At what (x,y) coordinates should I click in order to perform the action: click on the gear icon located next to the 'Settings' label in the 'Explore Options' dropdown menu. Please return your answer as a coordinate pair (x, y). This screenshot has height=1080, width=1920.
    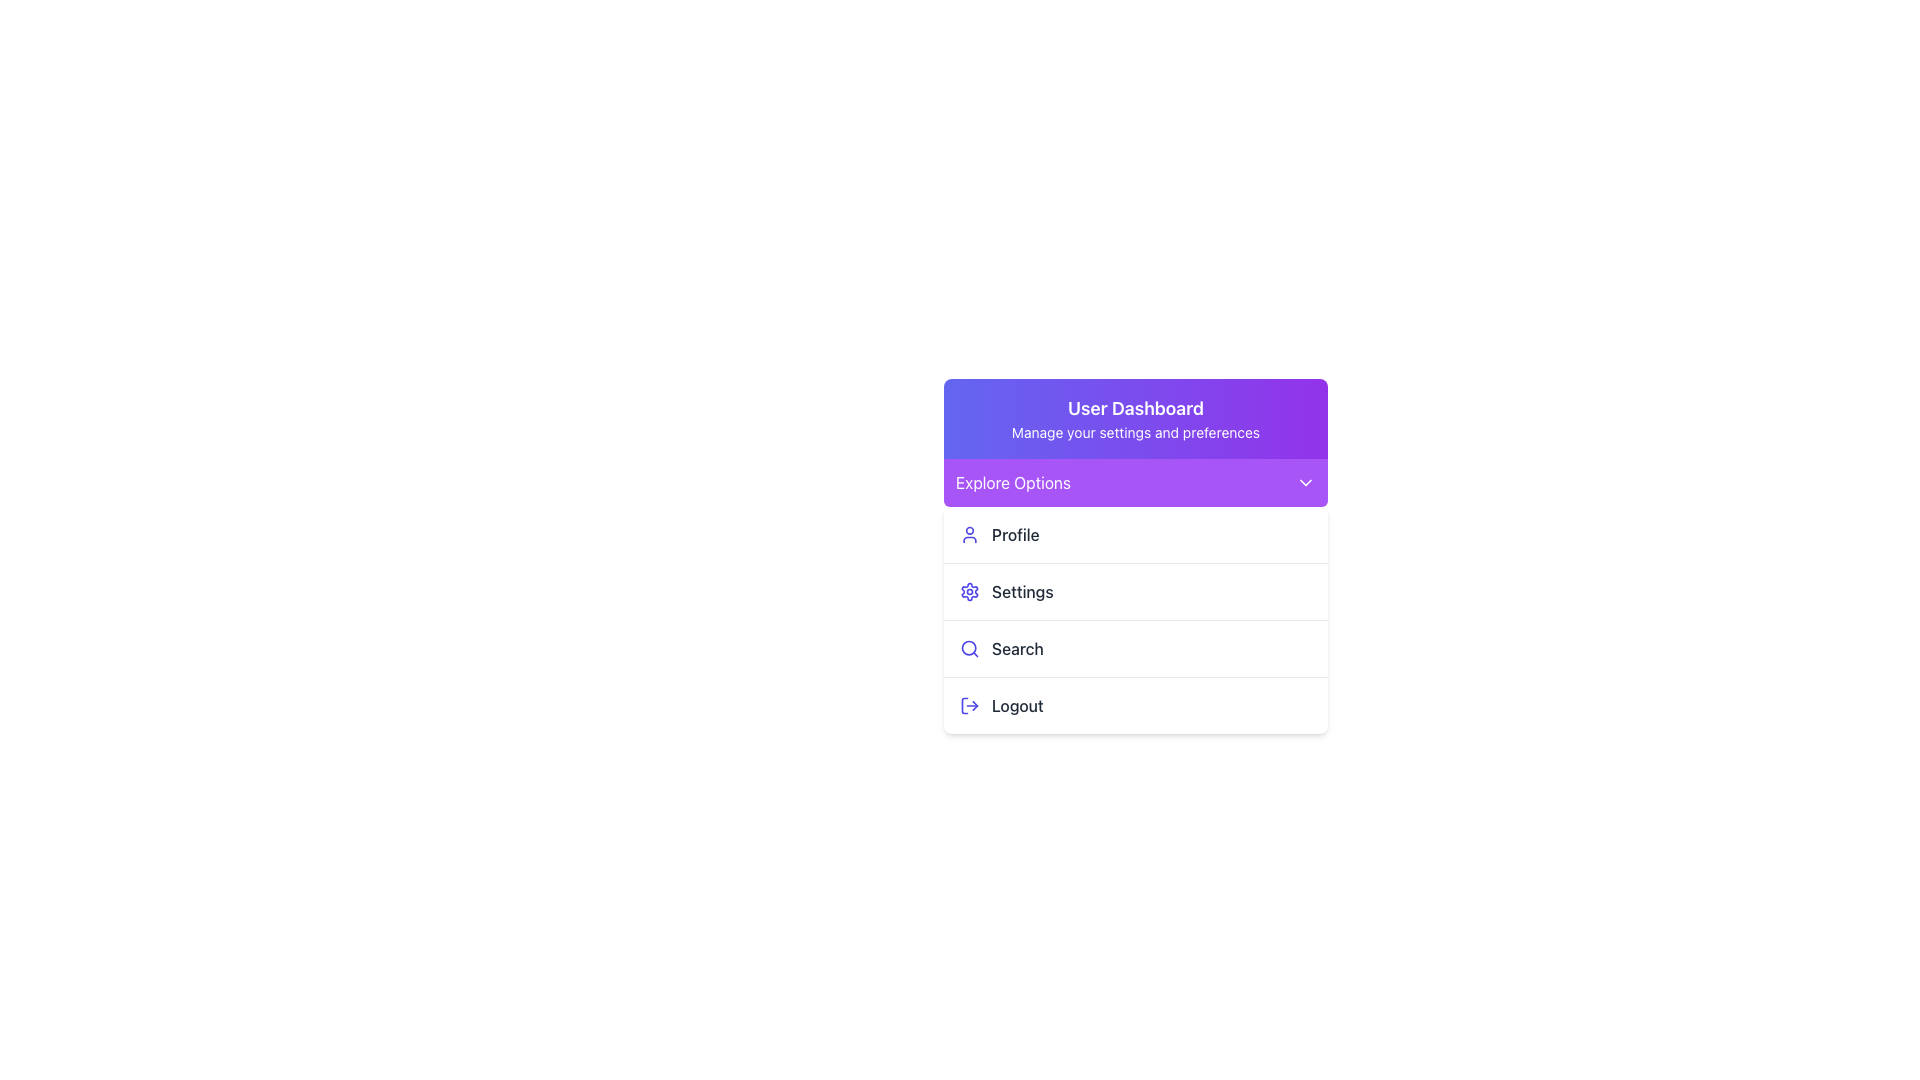
    Looking at the image, I should click on (969, 590).